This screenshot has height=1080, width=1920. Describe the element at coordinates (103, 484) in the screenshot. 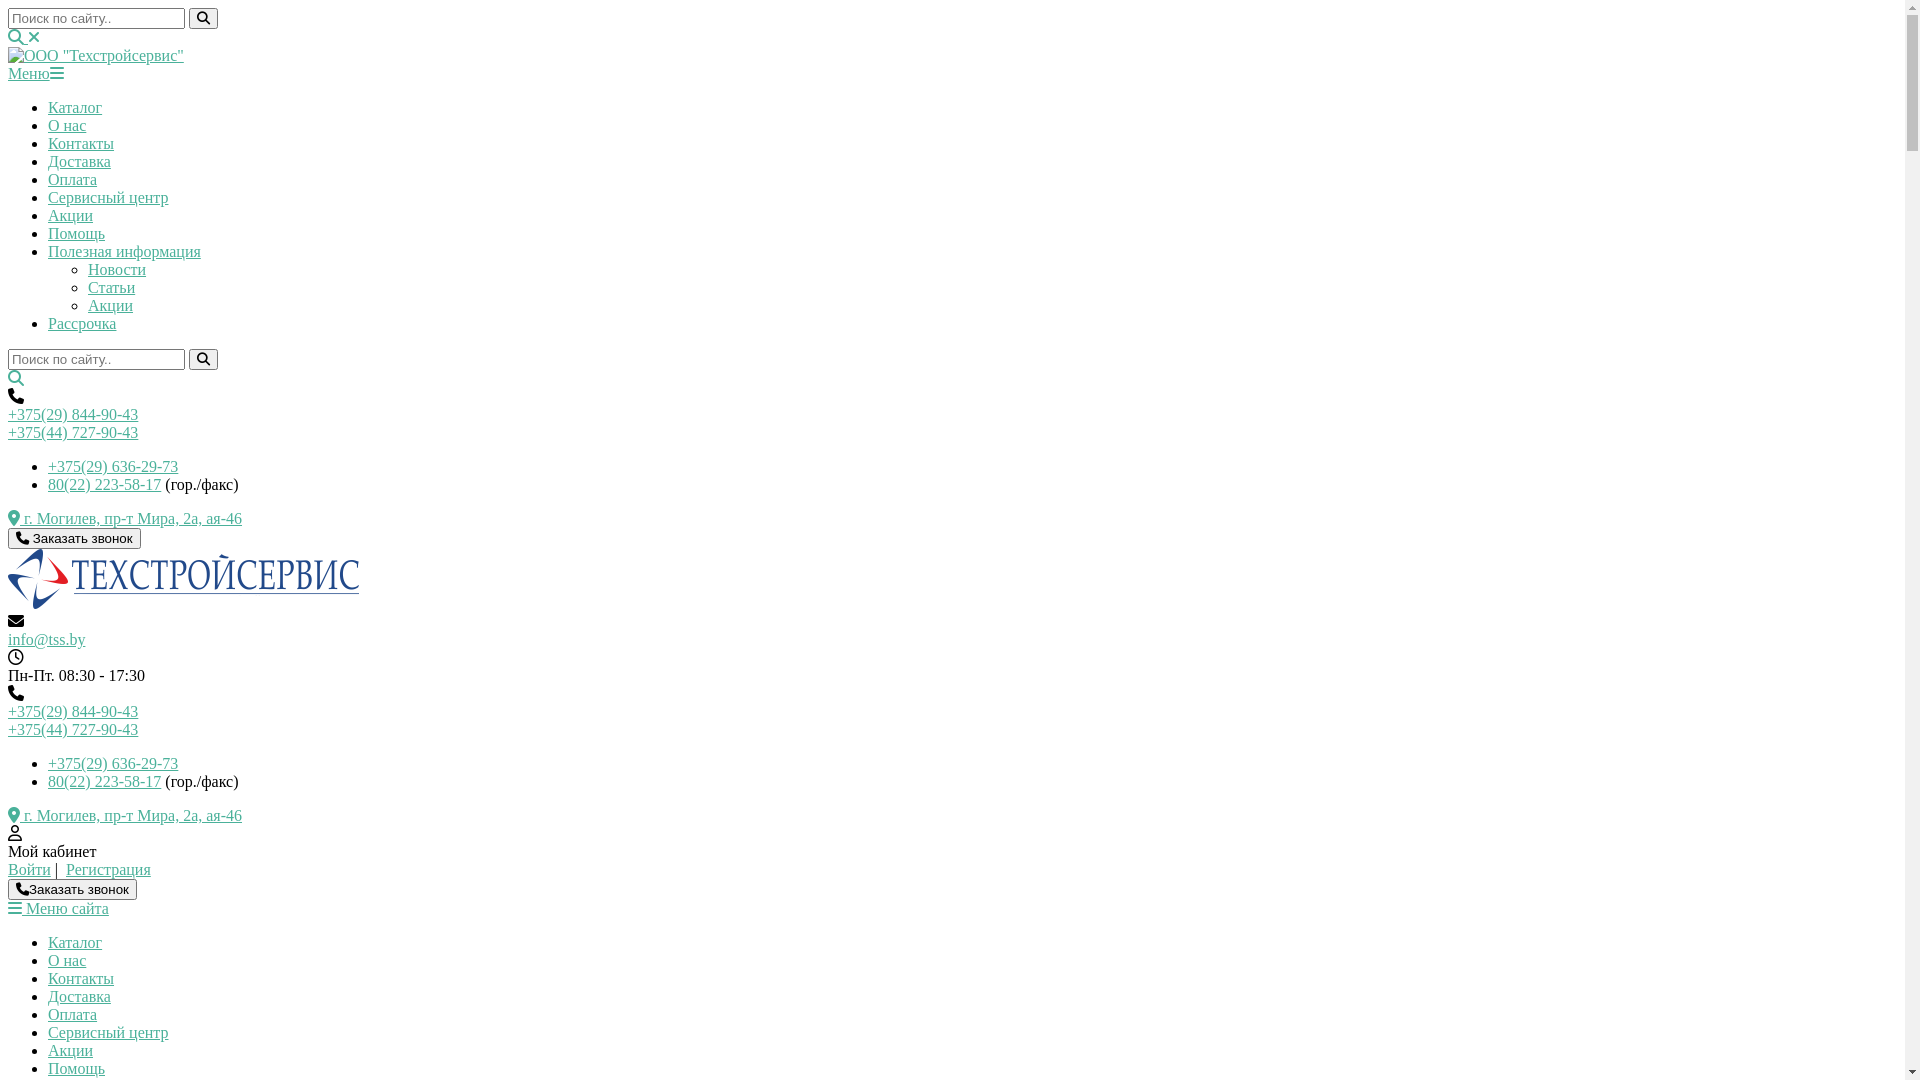

I see `'80(22) 223-58-17'` at that location.